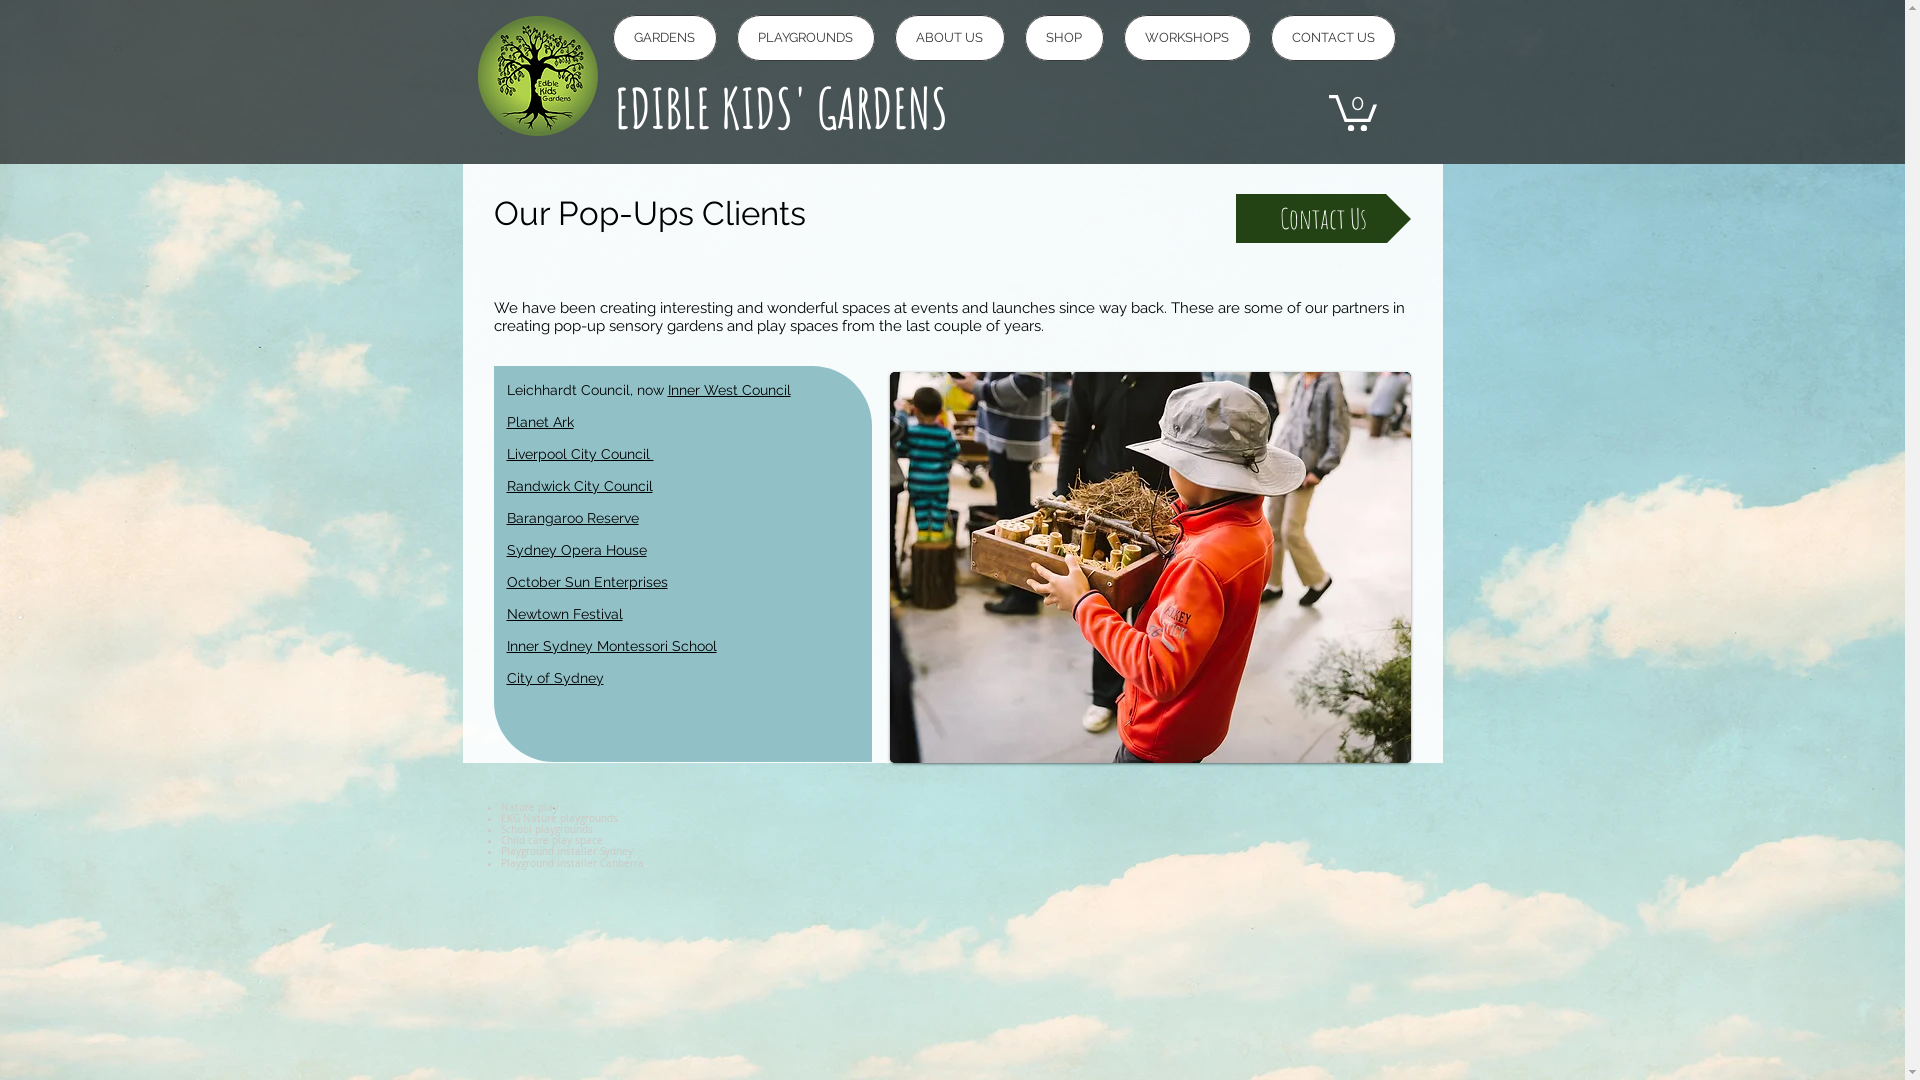 The height and width of the screenshot is (1080, 1920). What do you see at coordinates (505, 516) in the screenshot?
I see `'Barangaroo Reserve'` at bounding box center [505, 516].